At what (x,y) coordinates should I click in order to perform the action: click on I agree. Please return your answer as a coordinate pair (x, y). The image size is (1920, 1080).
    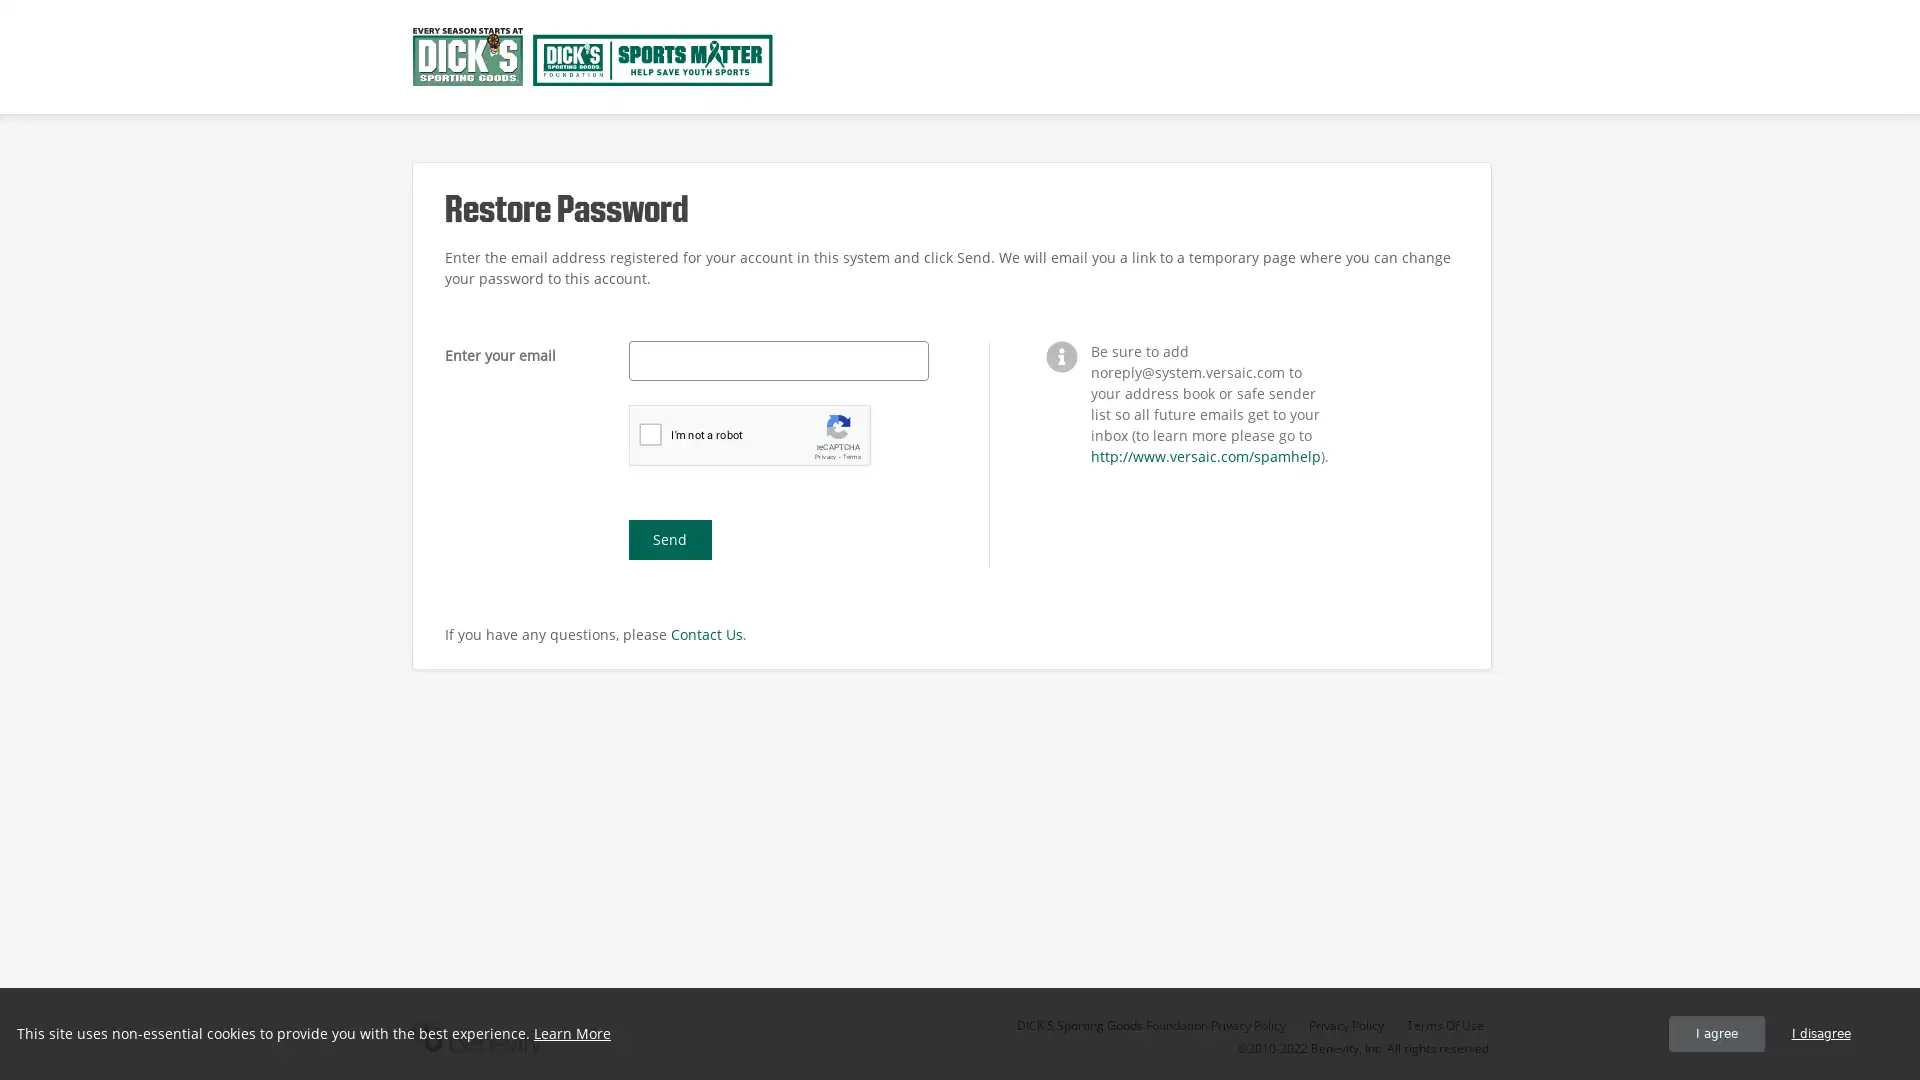
    Looking at the image, I should click on (1716, 1033).